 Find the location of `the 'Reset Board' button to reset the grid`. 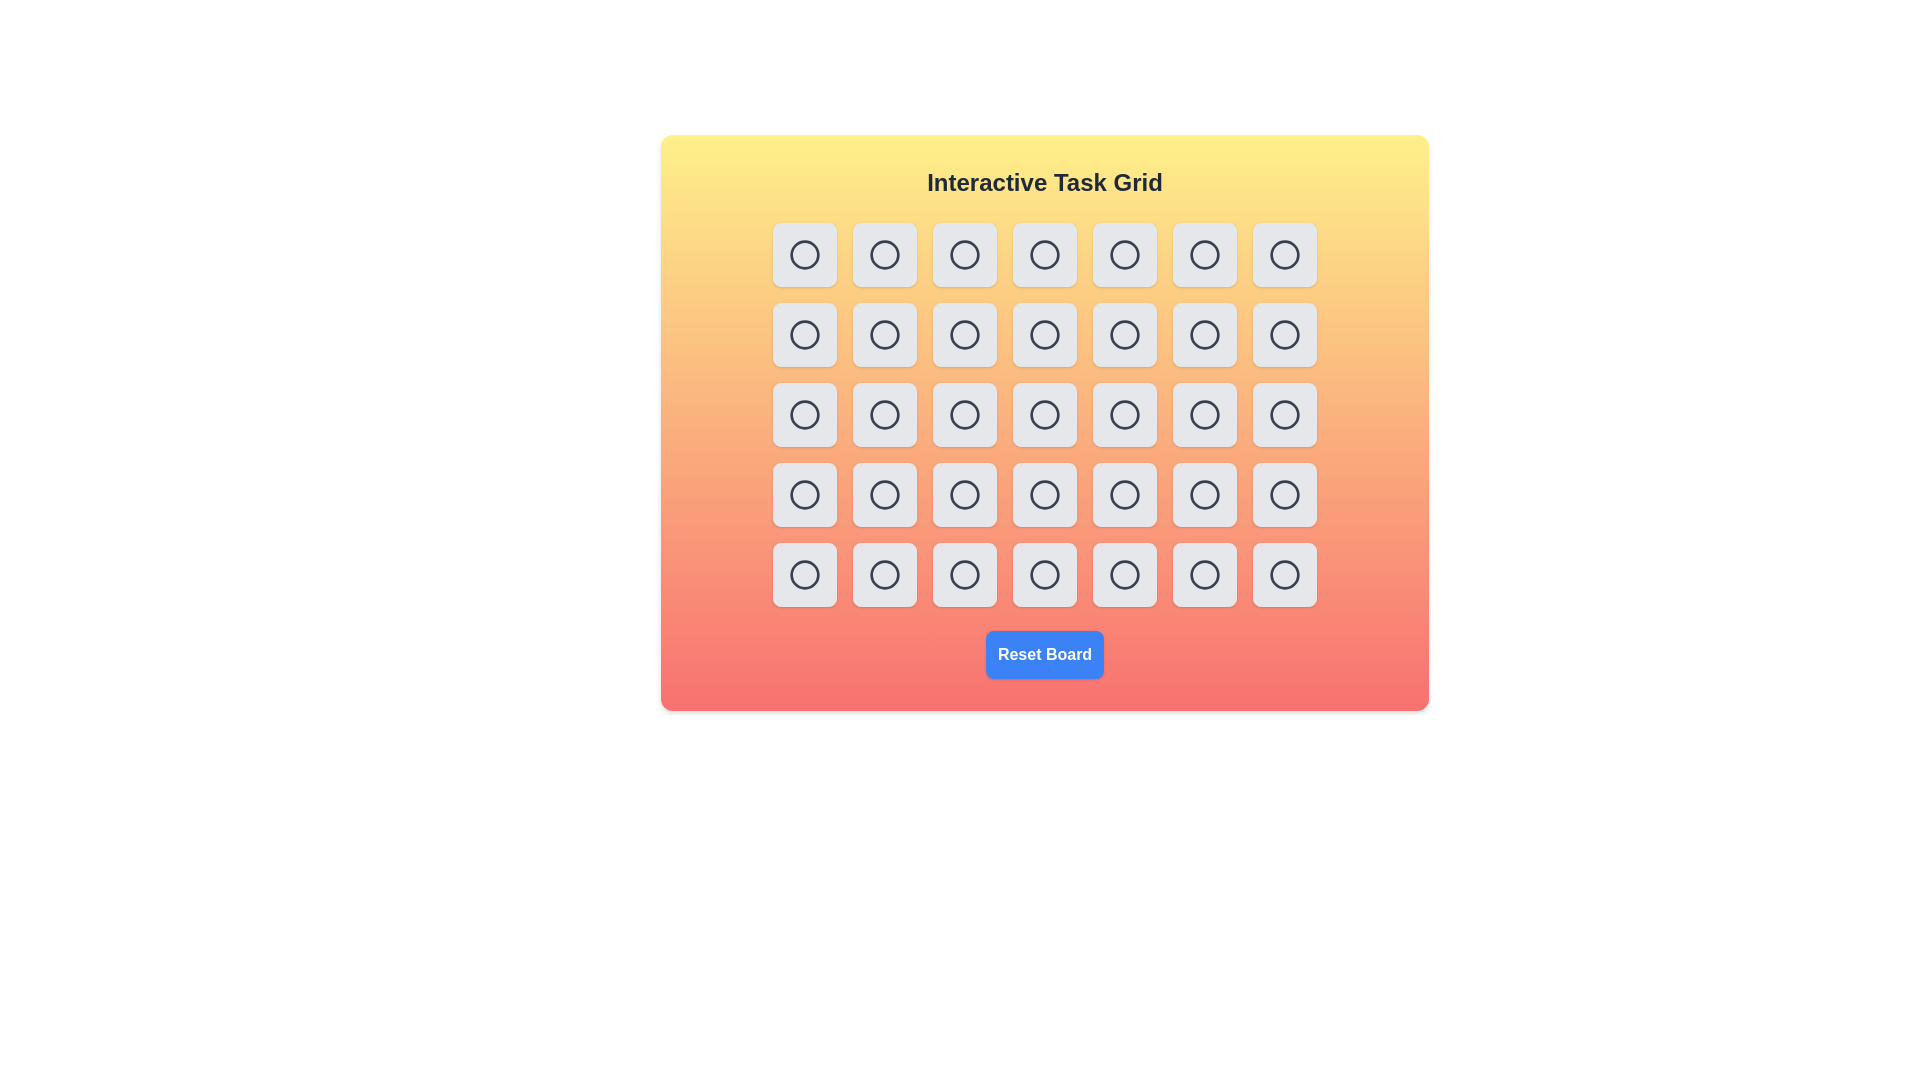

the 'Reset Board' button to reset the grid is located at coordinates (1044, 655).